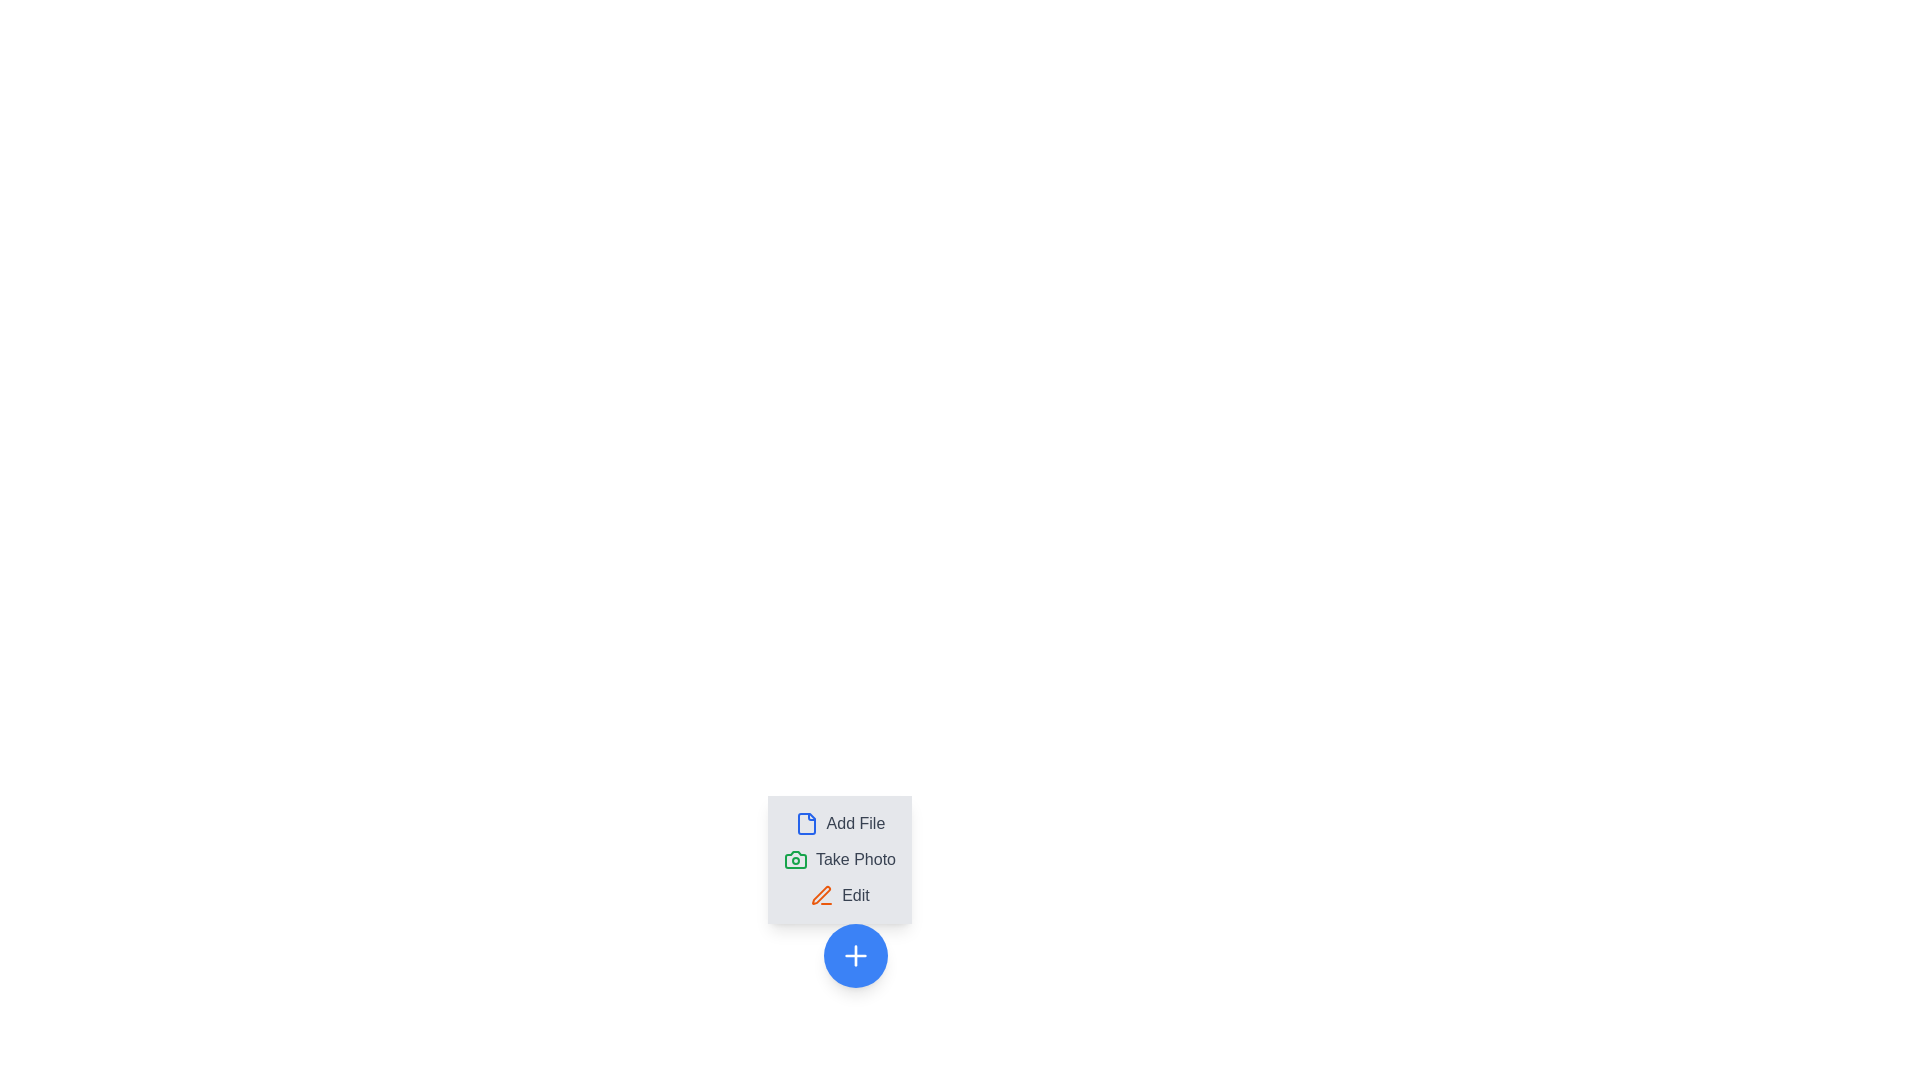 The height and width of the screenshot is (1080, 1920). What do you see at coordinates (840, 859) in the screenshot?
I see `the 'Take Photo' button, which features a green camera icon and dark gray text, located in the floating menu at the bottom-right of the interface` at bounding box center [840, 859].